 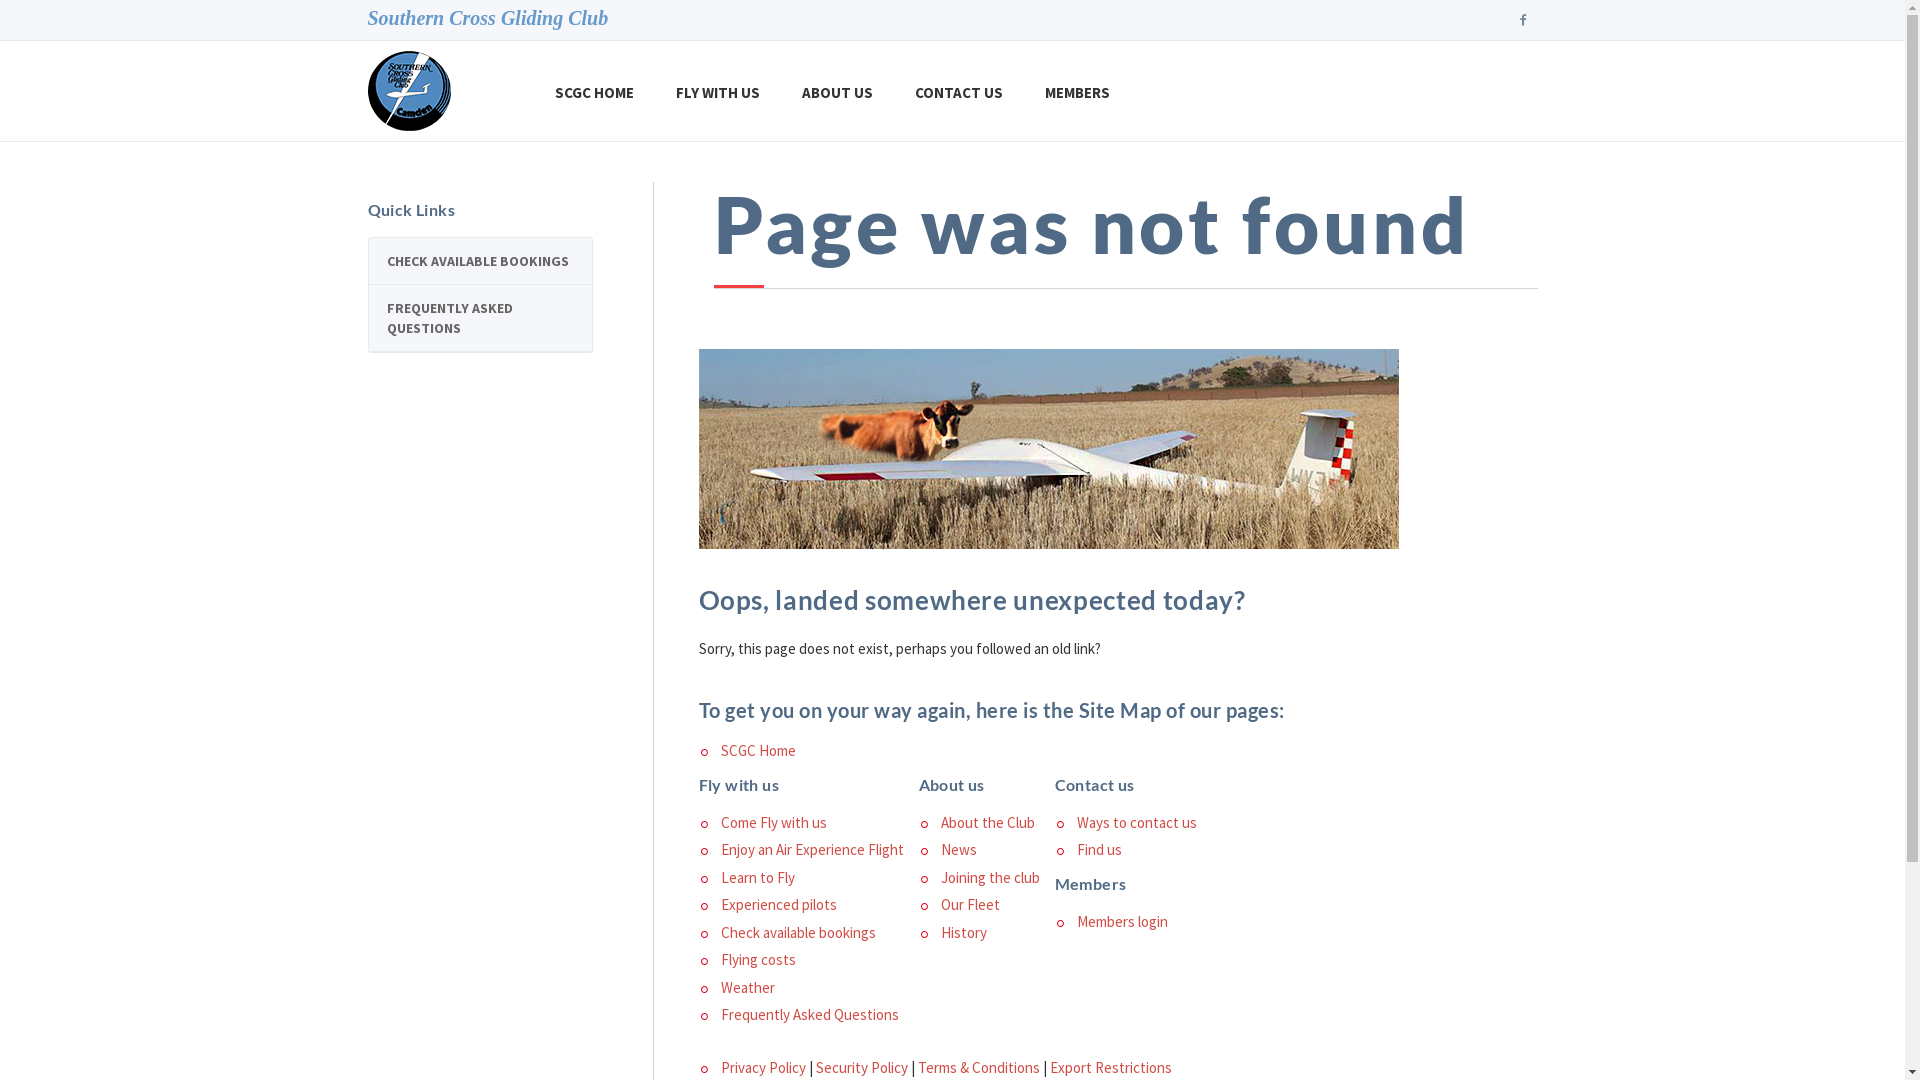 I want to click on 'SCGC HOME', so click(x=593, y=91).